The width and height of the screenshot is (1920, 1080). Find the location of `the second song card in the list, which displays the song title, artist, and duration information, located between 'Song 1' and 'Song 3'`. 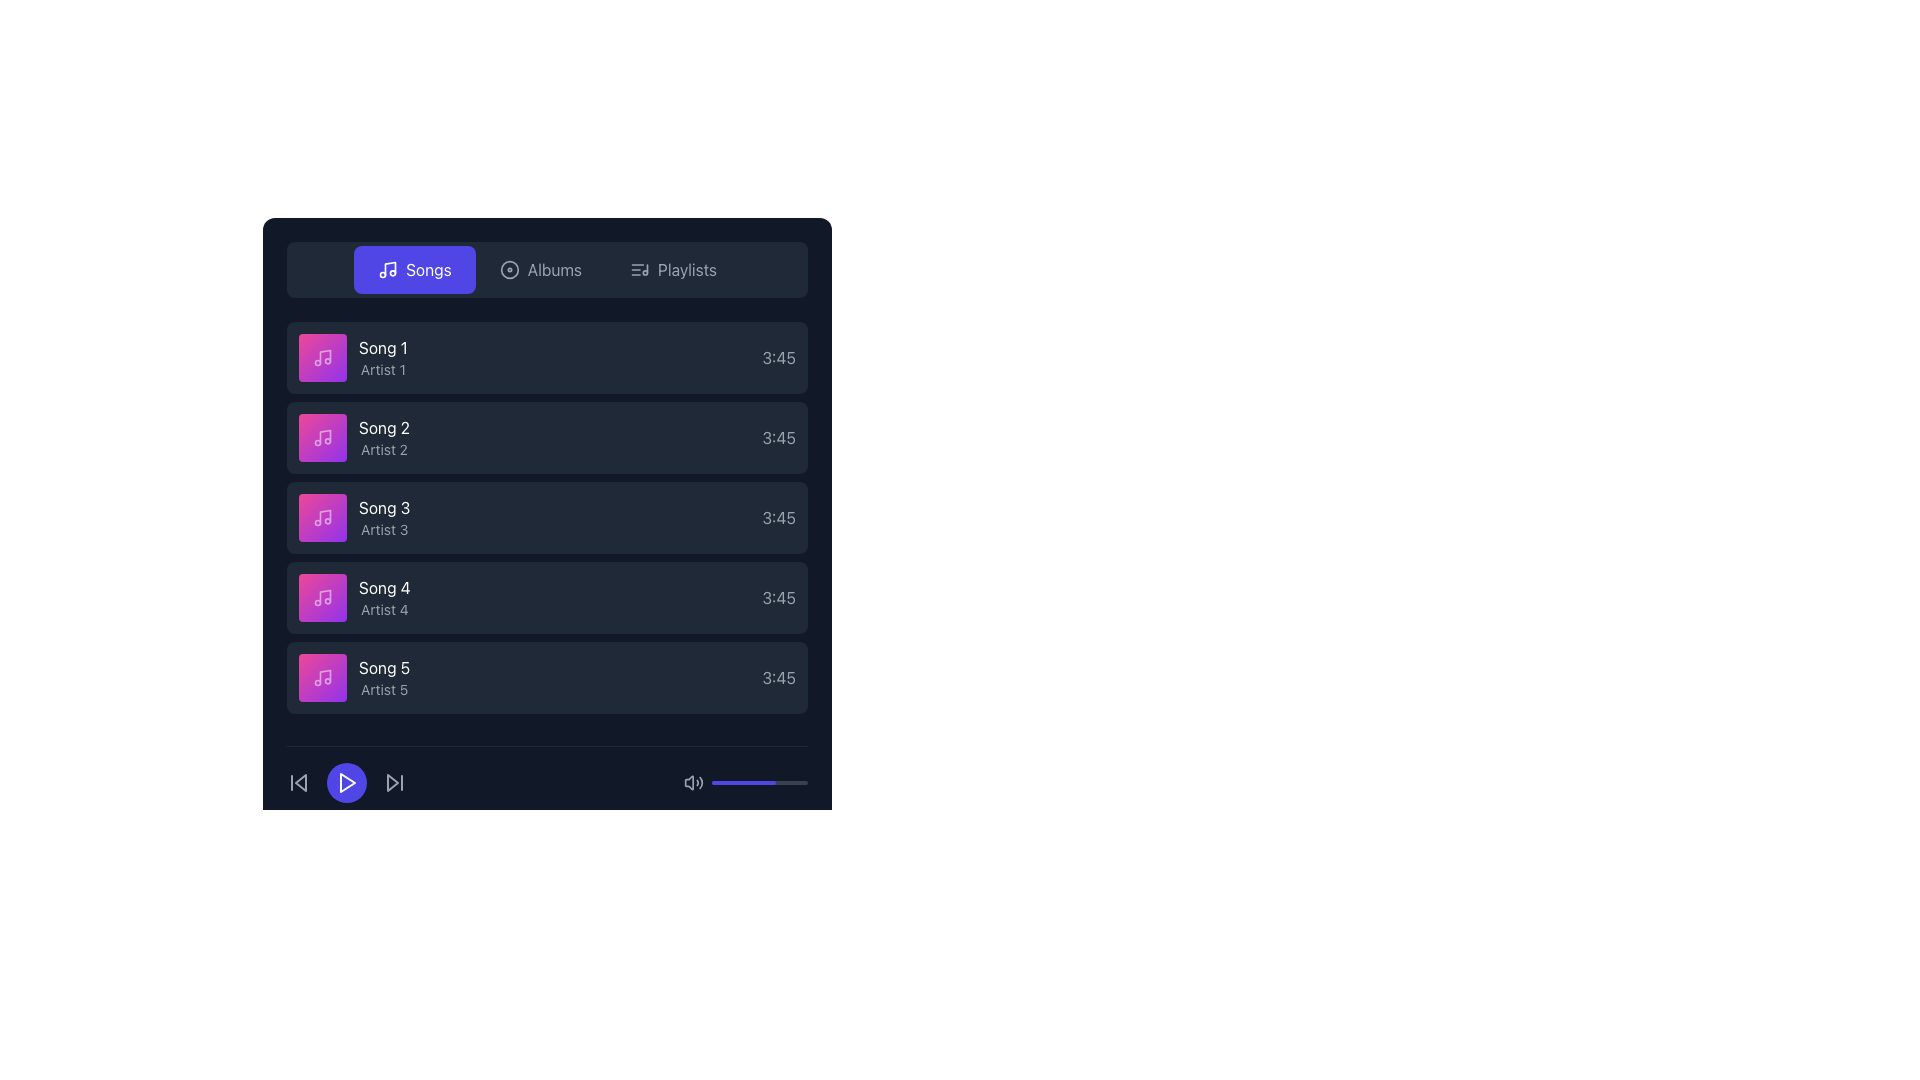

the second song card in the list, which displays the song title, artist, and duration information, located between 'Song 1' and 'Song 3' is located at coordinates (547, 437).